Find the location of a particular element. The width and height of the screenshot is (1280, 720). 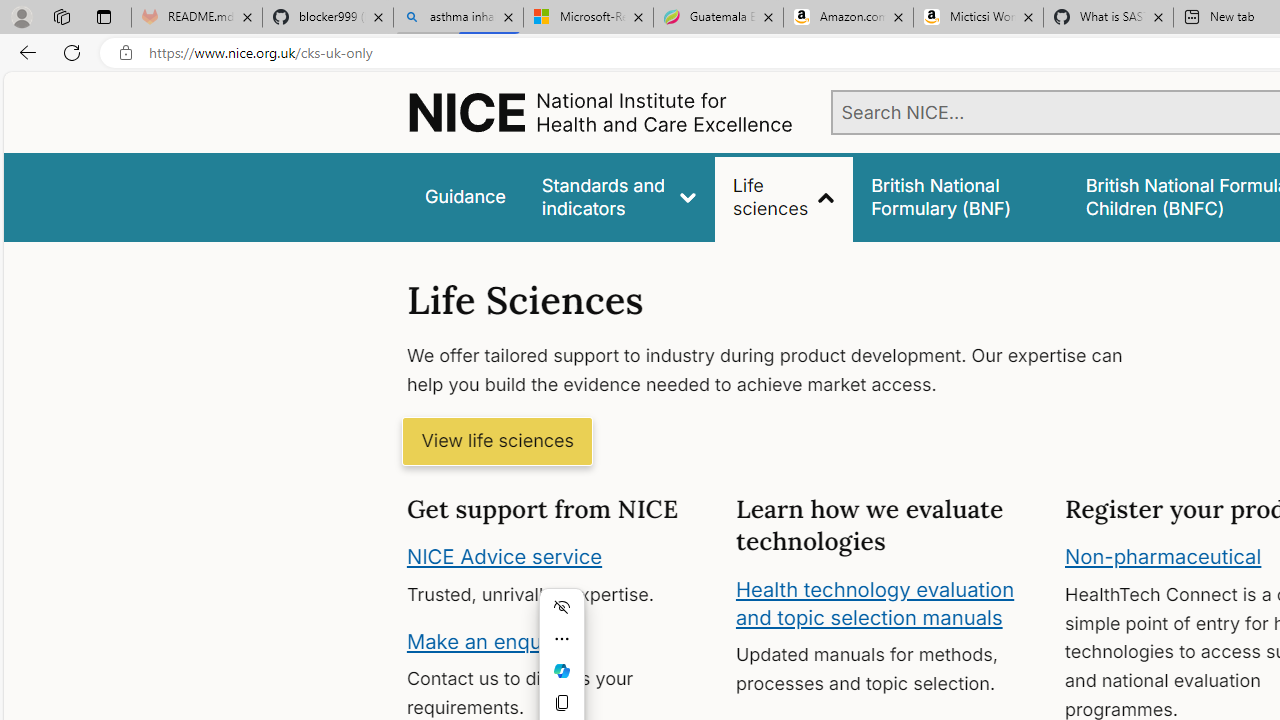

'Ask Copilot' is located at coordinates (560, 671).